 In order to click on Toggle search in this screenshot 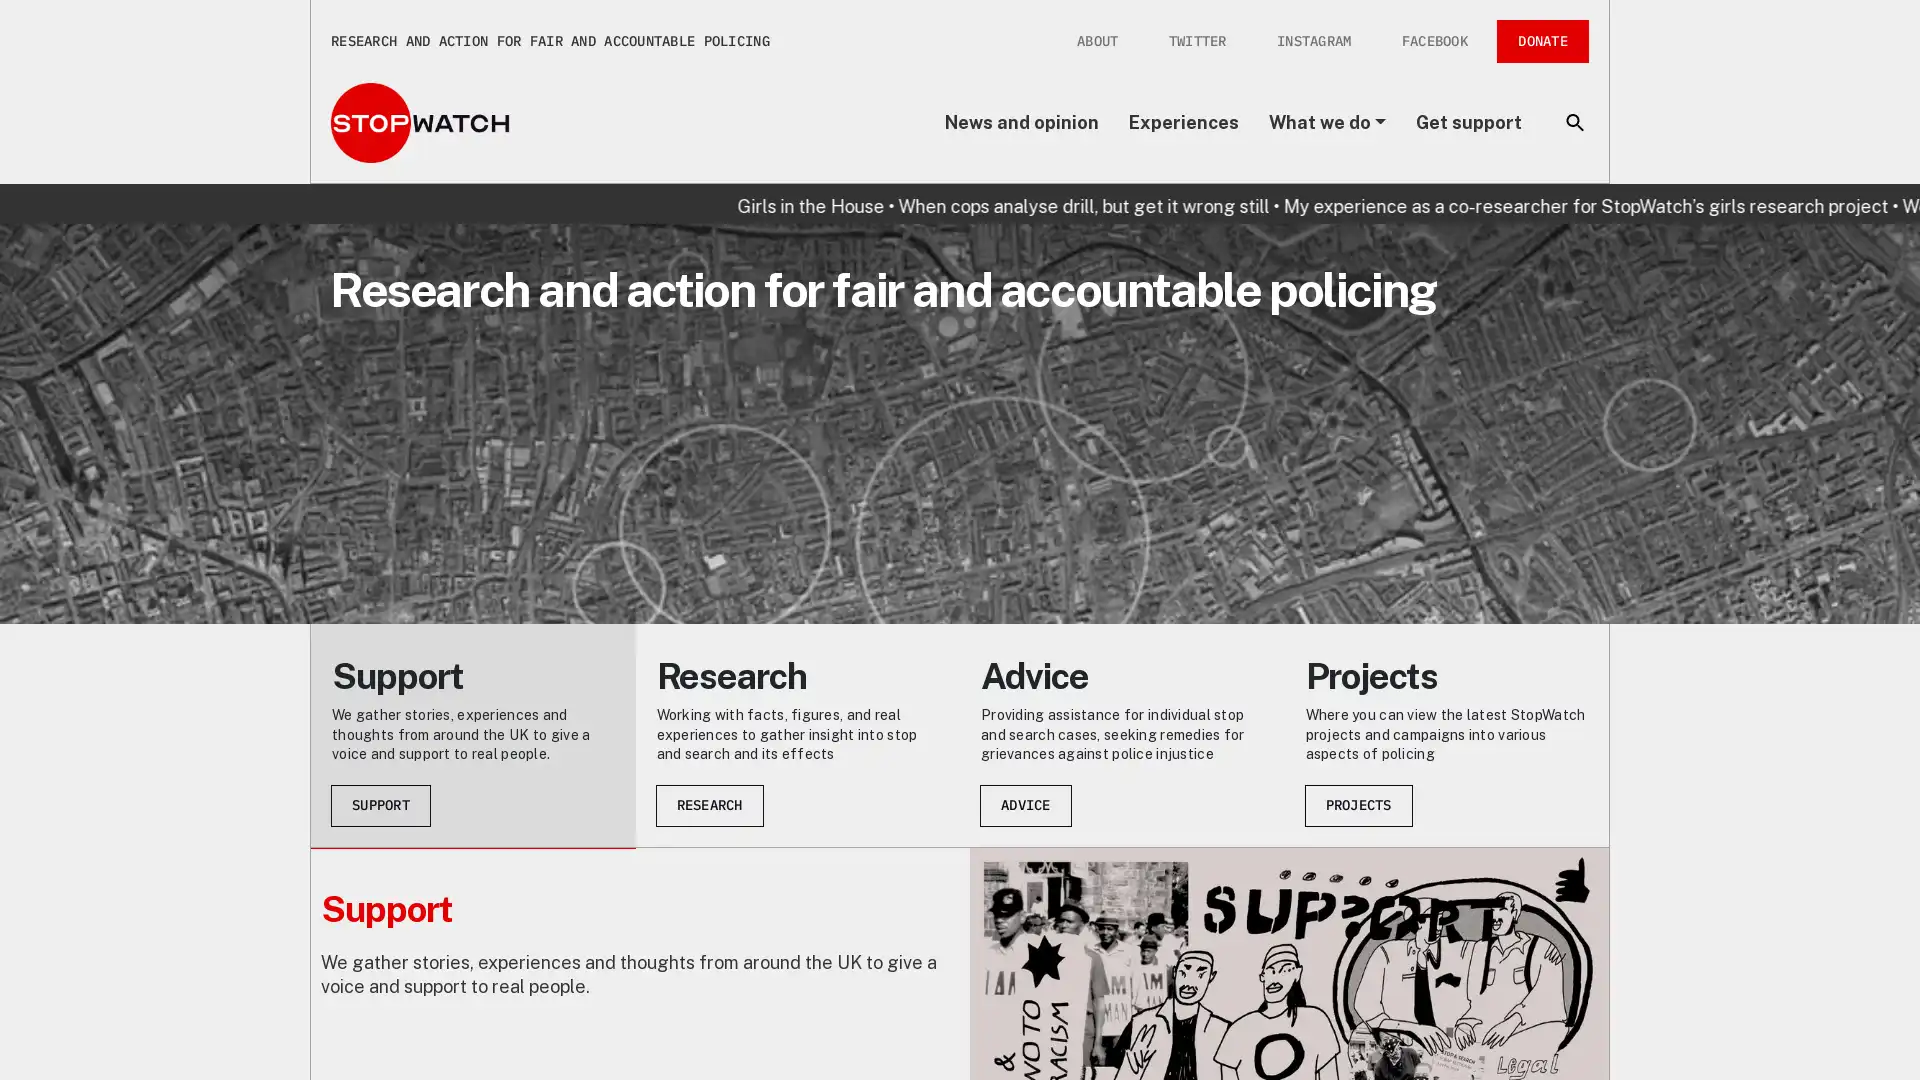, I will do `click(1574, 123)`.